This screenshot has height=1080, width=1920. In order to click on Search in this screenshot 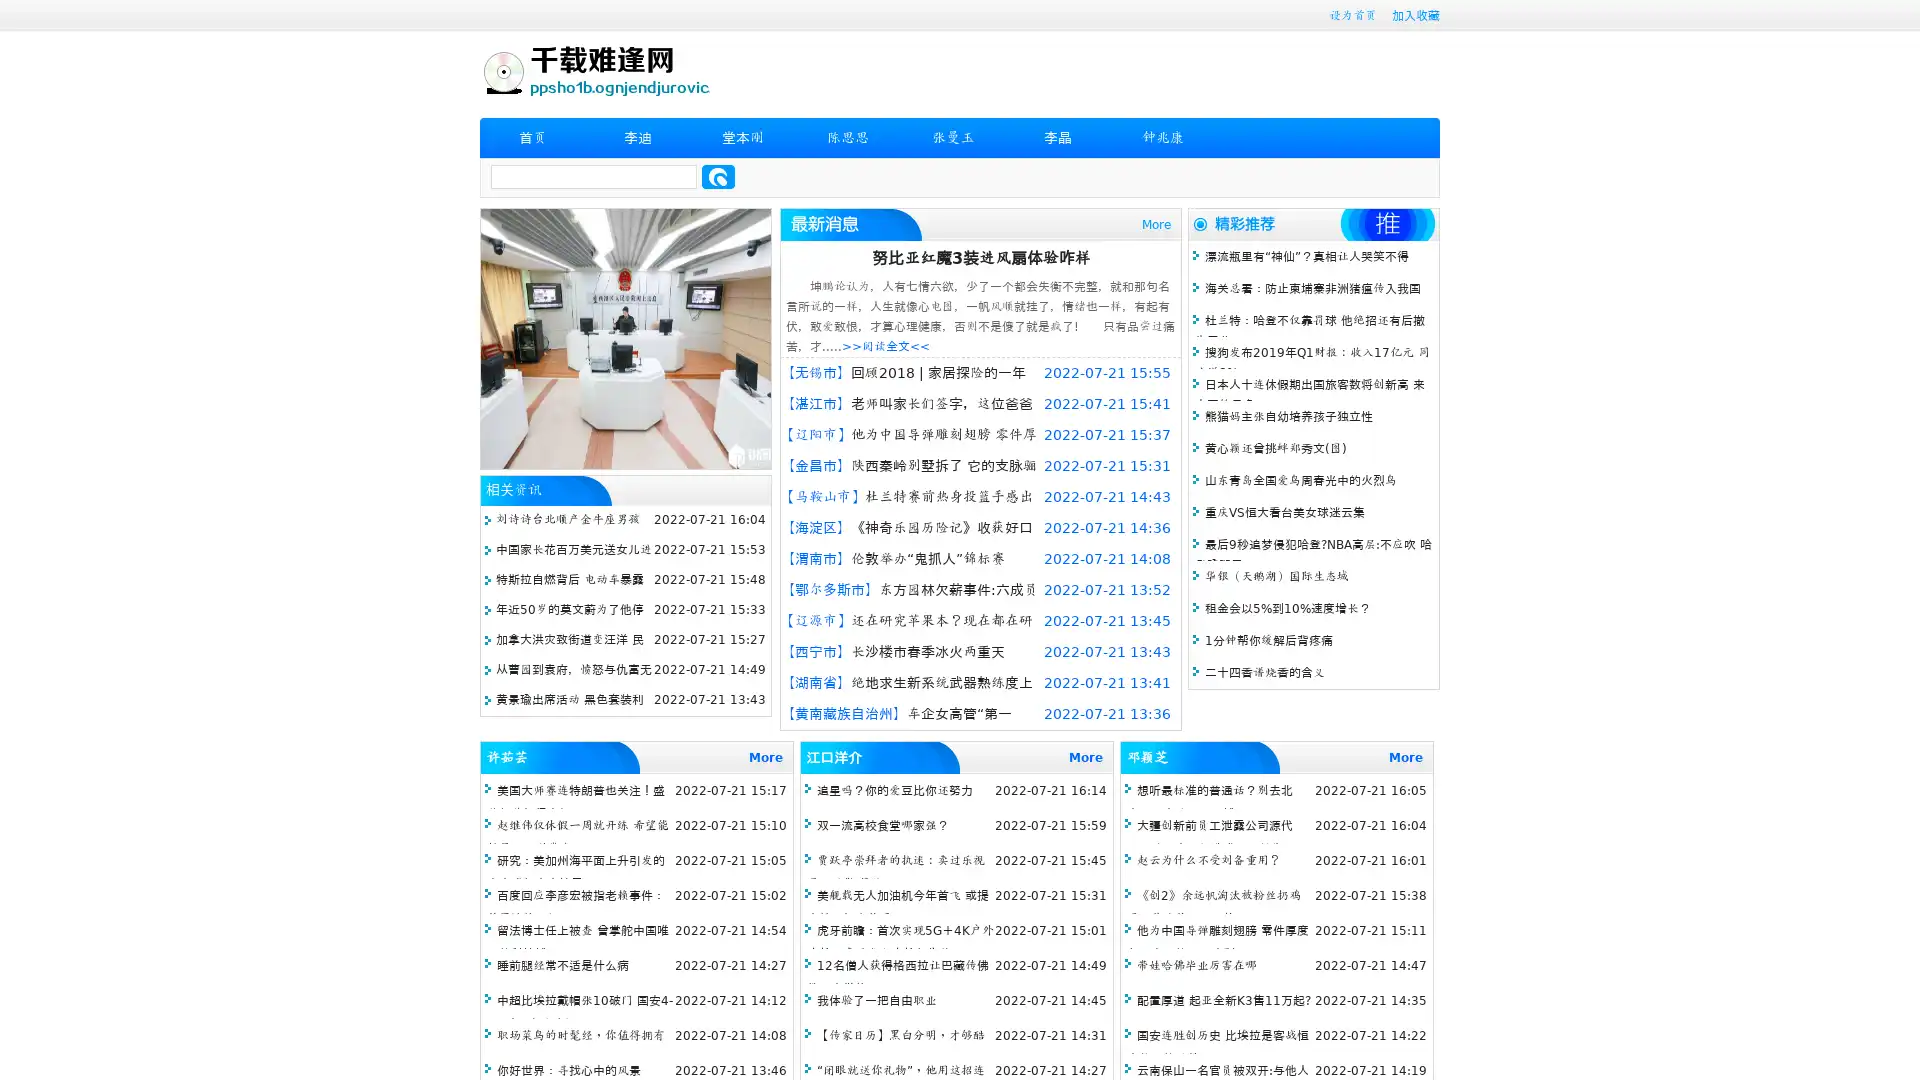, I will do `click(718, 176)`.